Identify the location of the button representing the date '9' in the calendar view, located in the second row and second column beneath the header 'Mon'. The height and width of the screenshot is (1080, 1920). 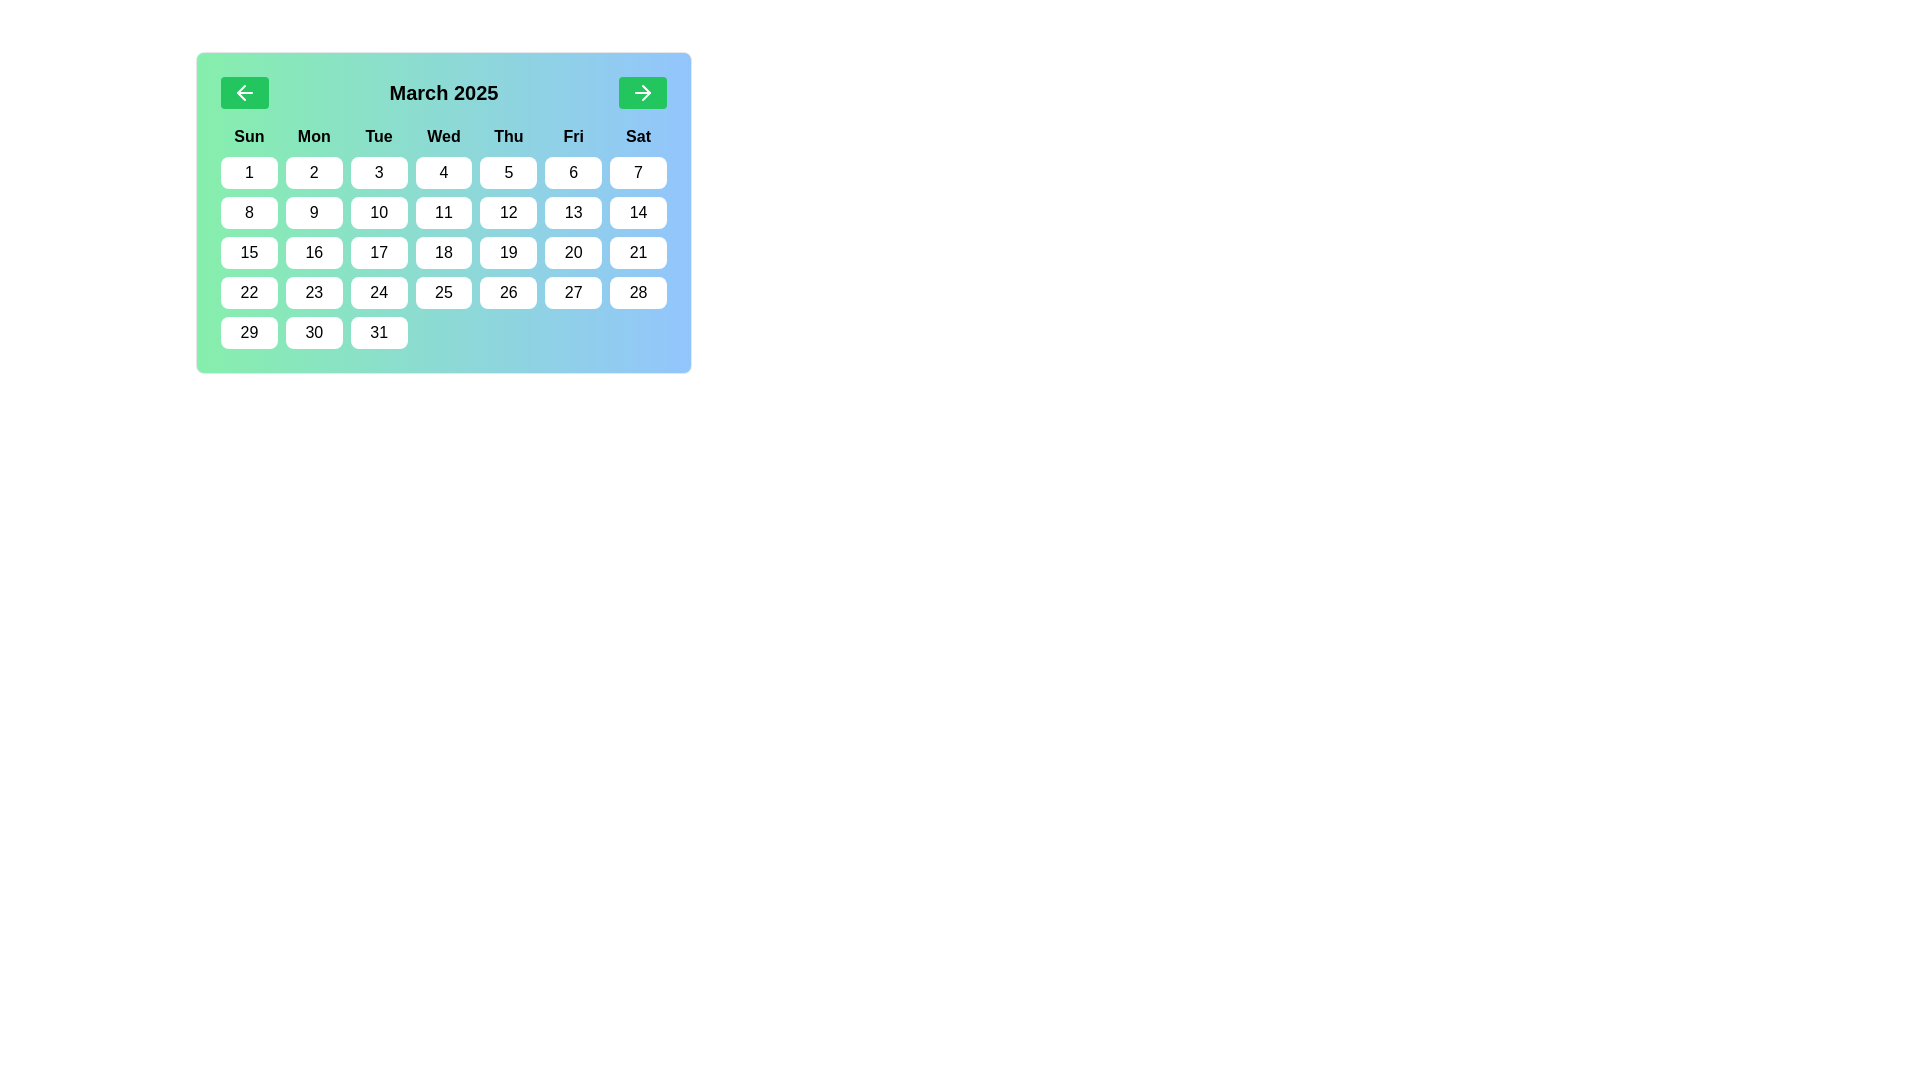
(313, 212).